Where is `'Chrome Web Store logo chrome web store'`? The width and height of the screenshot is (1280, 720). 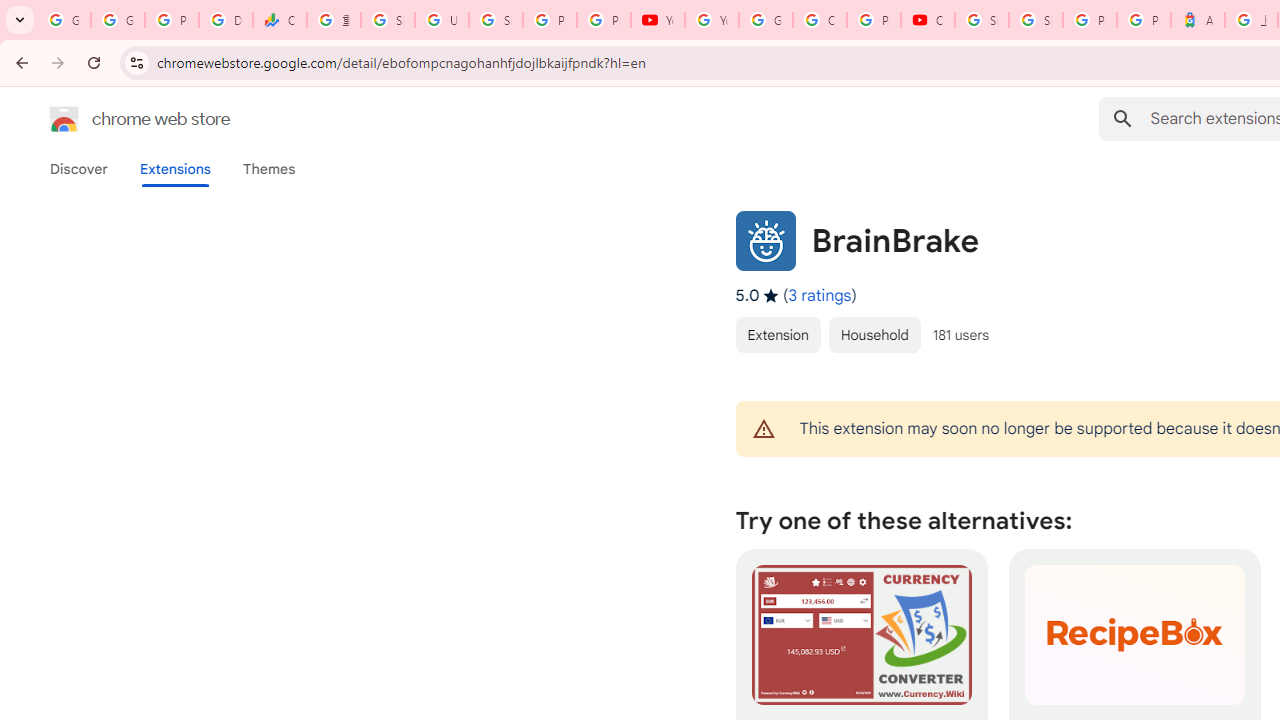 'Chrome Web Store logo chrome web store' is located at coordinates (118, 119).